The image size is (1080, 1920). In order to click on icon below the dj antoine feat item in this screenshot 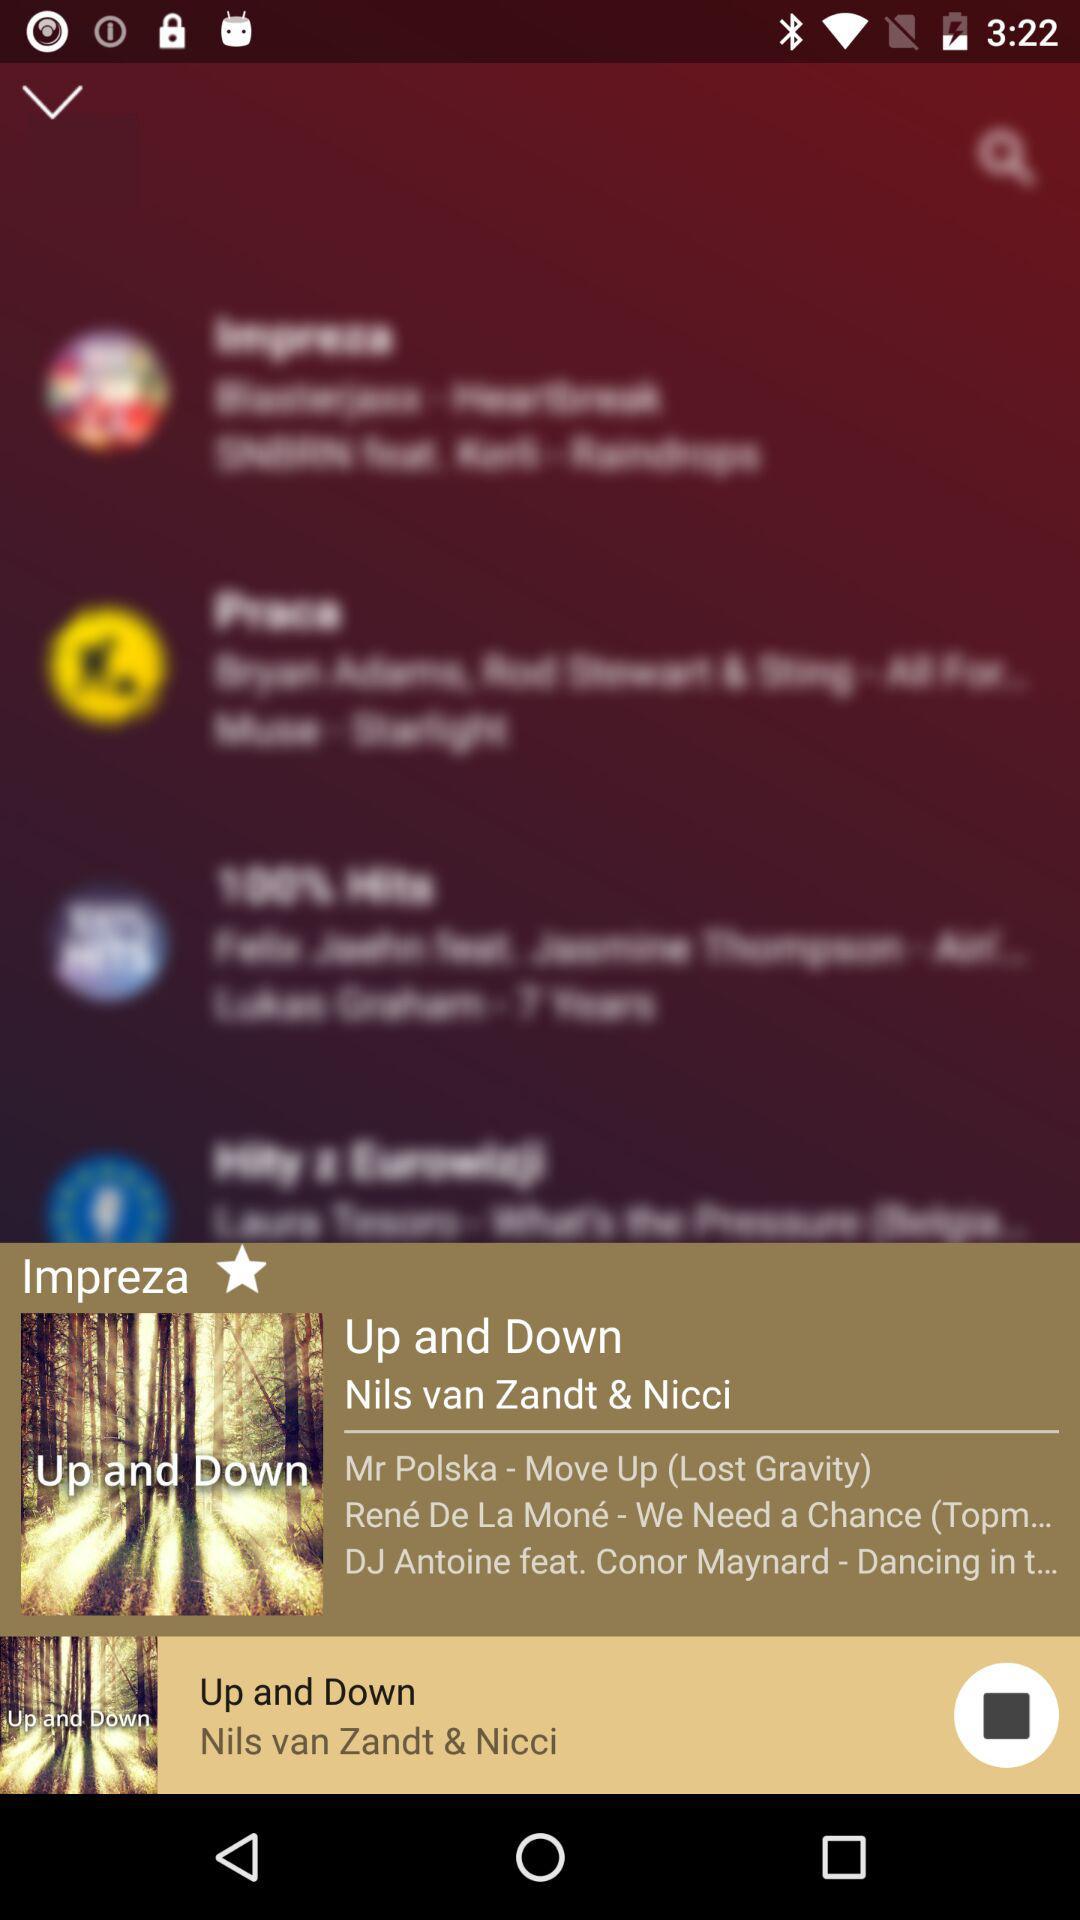, I will do `click(1006, 1714)`.